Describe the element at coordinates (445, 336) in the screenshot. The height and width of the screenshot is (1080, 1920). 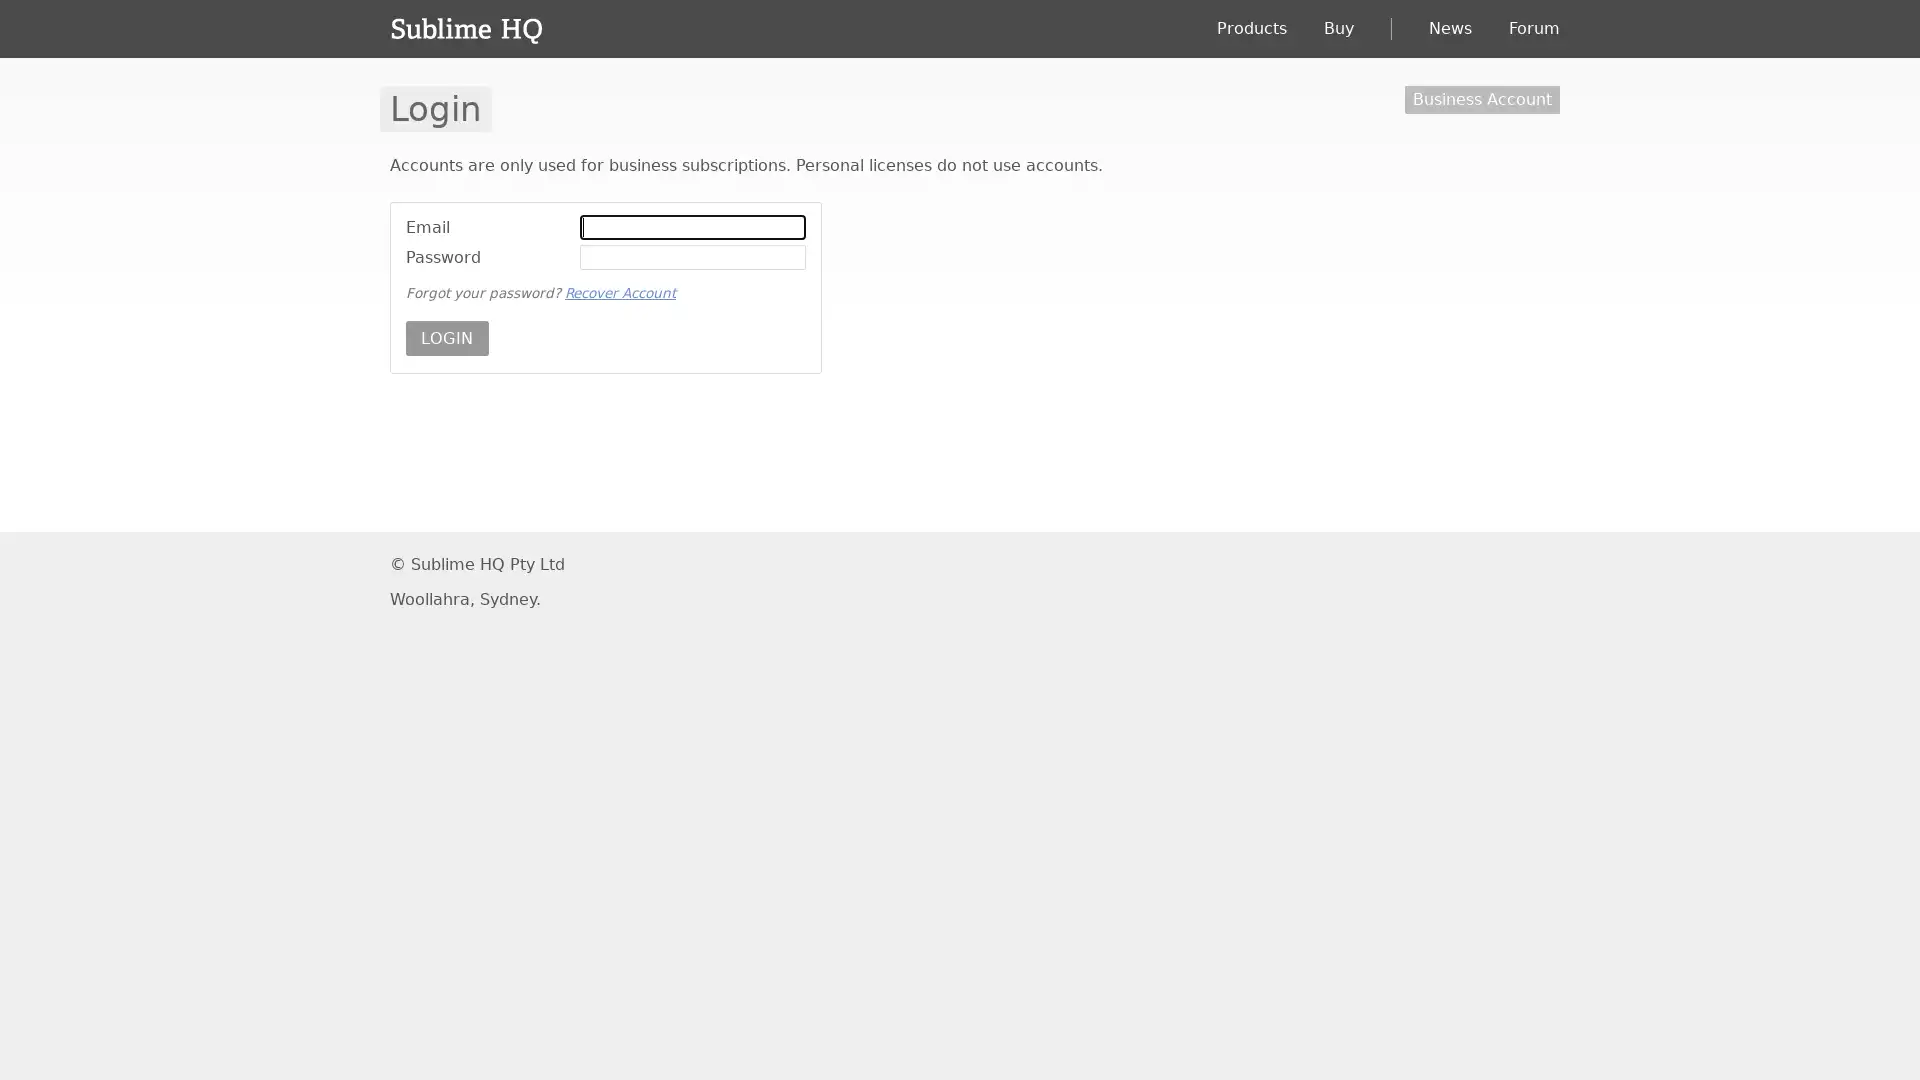
I see `LOGIN` at that location.